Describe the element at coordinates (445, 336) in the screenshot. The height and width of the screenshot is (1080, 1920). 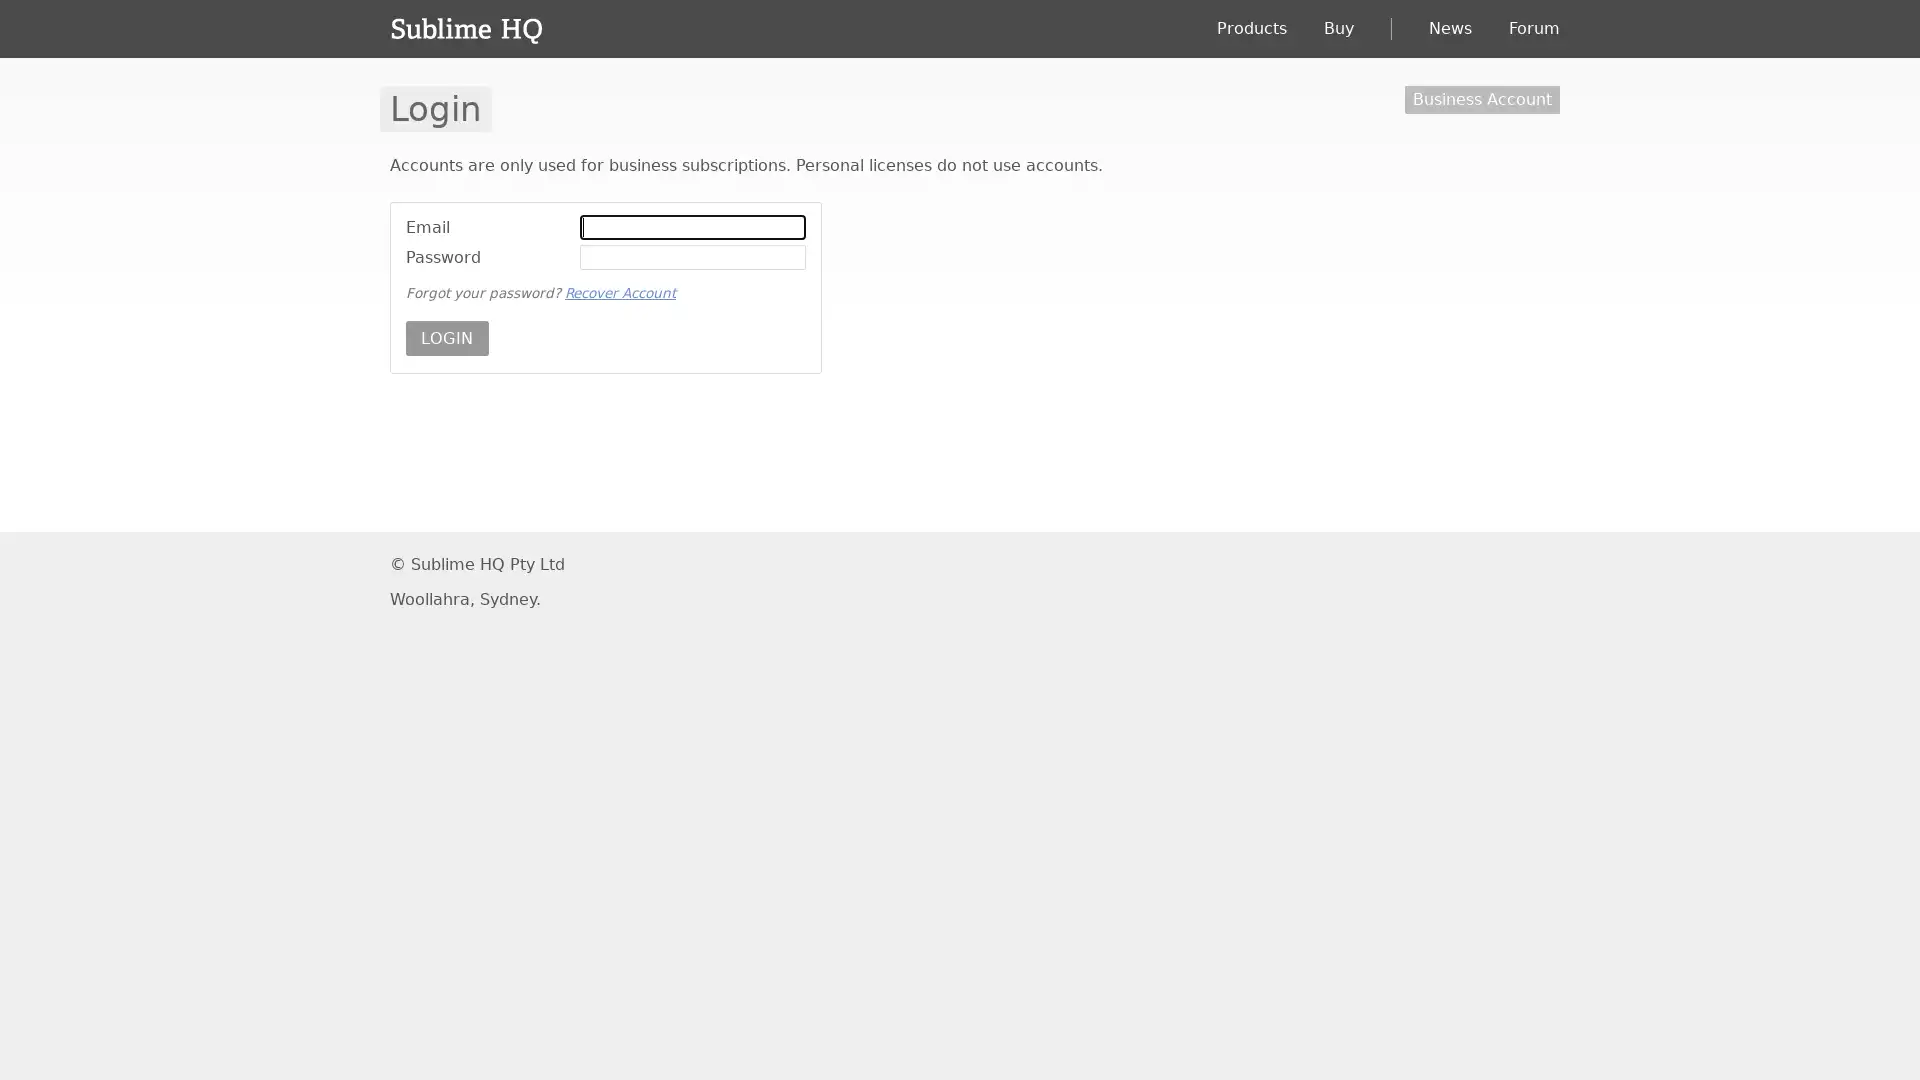
I see `LOGIN` at that location.